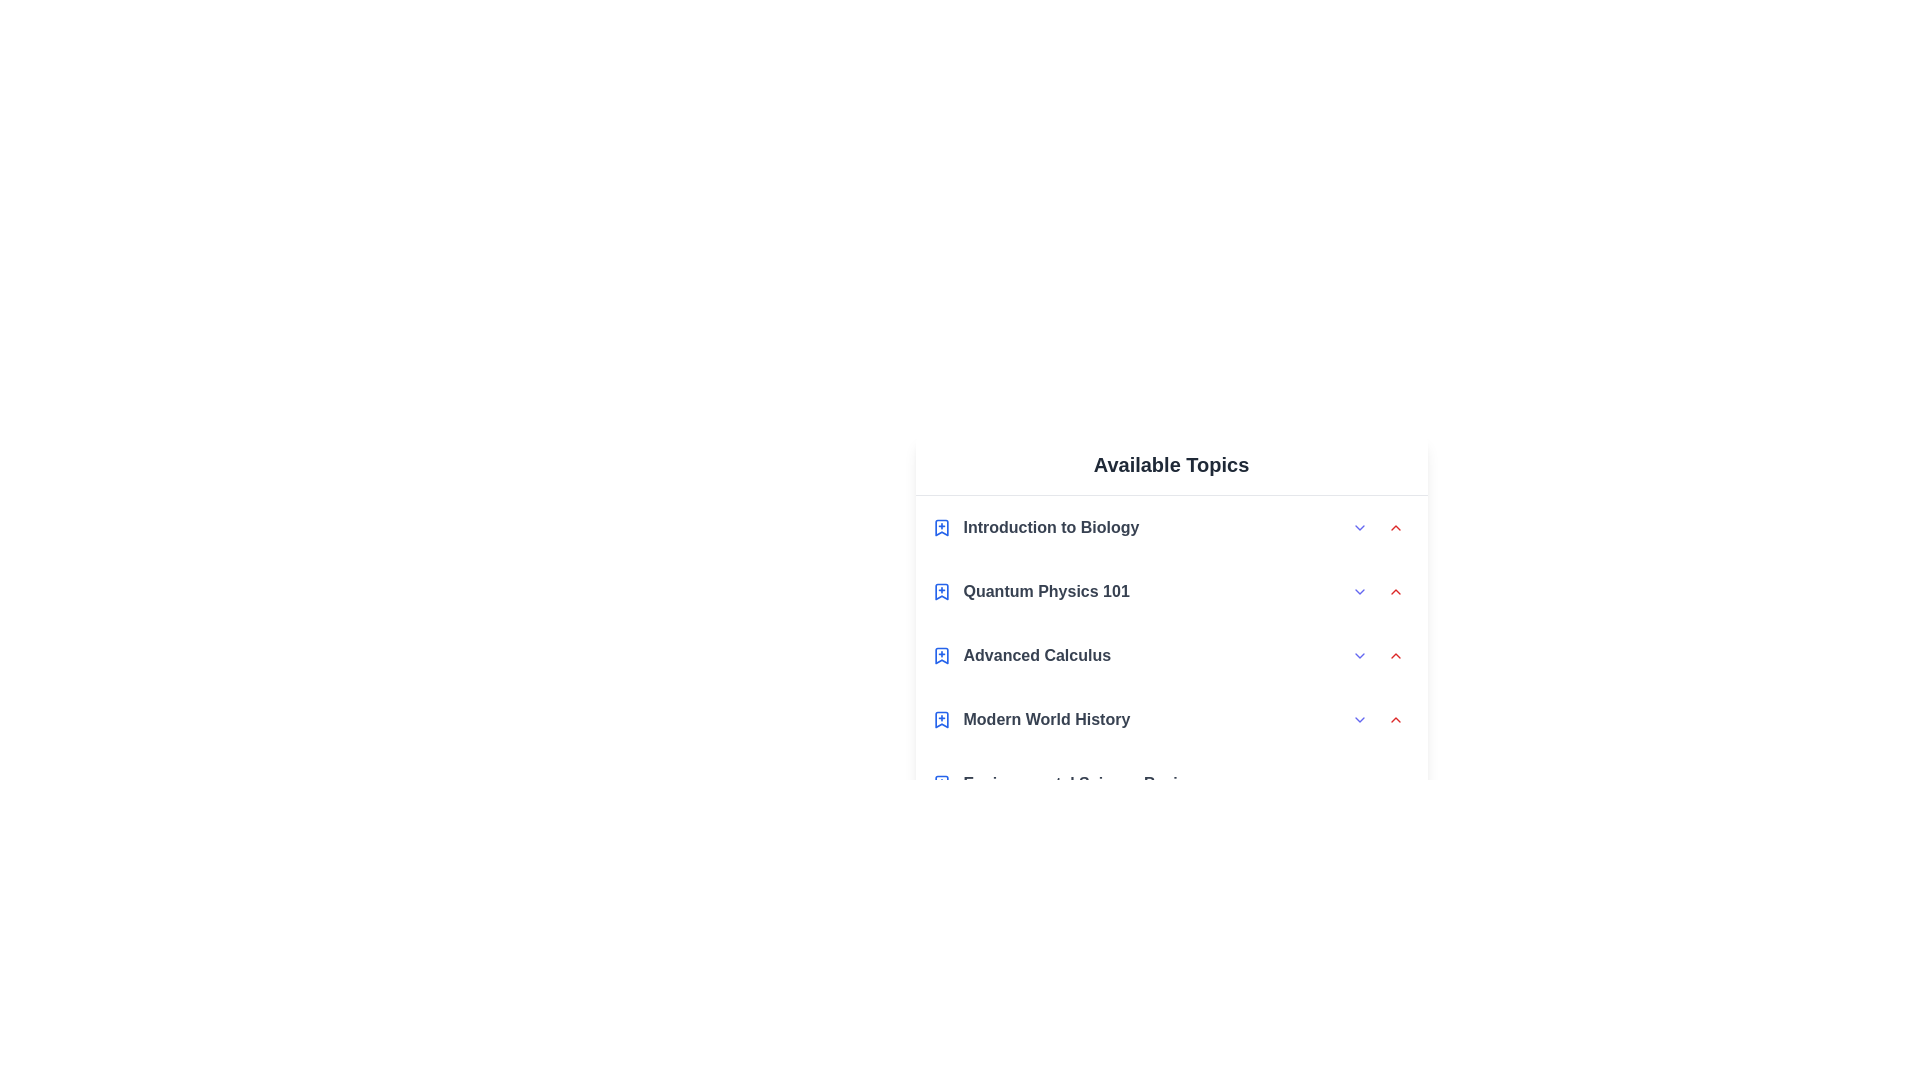 The image size is (1920, 1080). Describe the element at coordinates (1359, 720) in the screenshot. I see `the expand arrow for the topic Modern World History` at that location.